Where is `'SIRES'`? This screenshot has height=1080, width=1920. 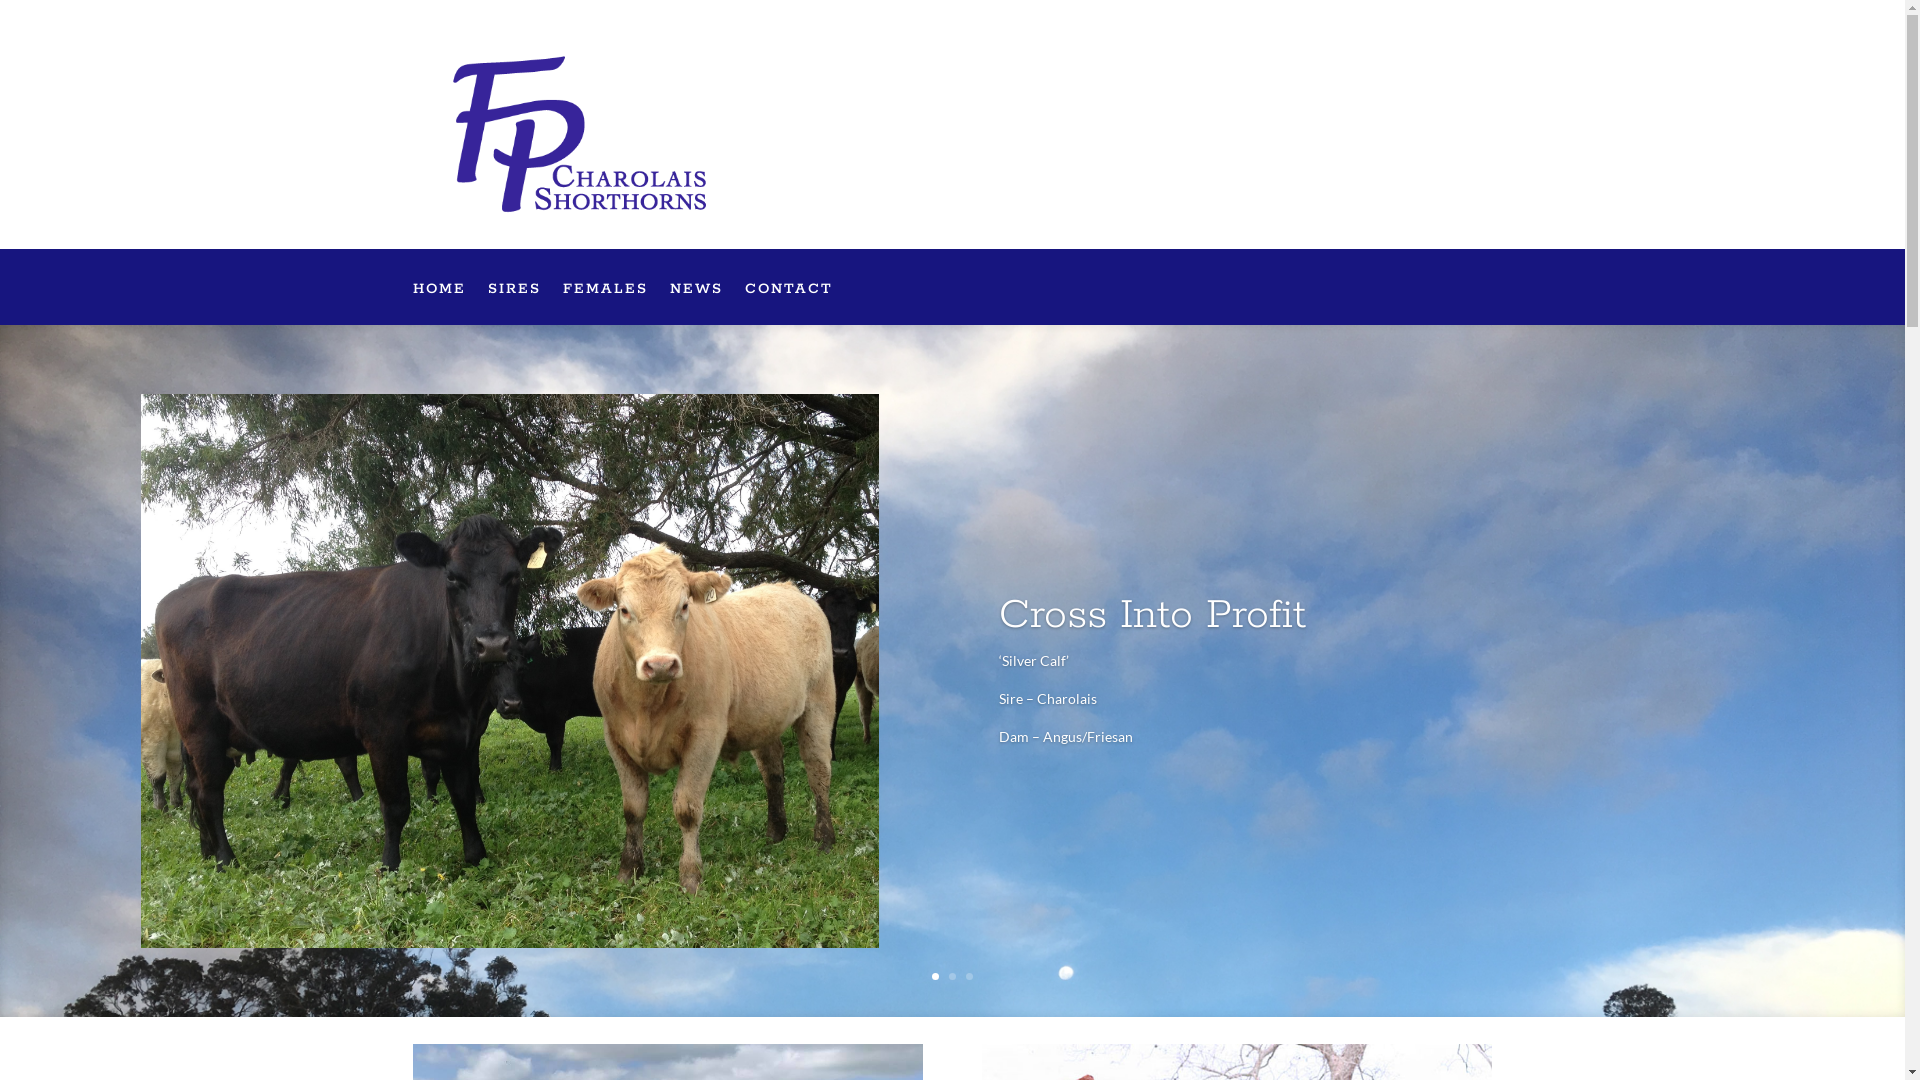
'SIRES' is located at coordinates (514, 303).